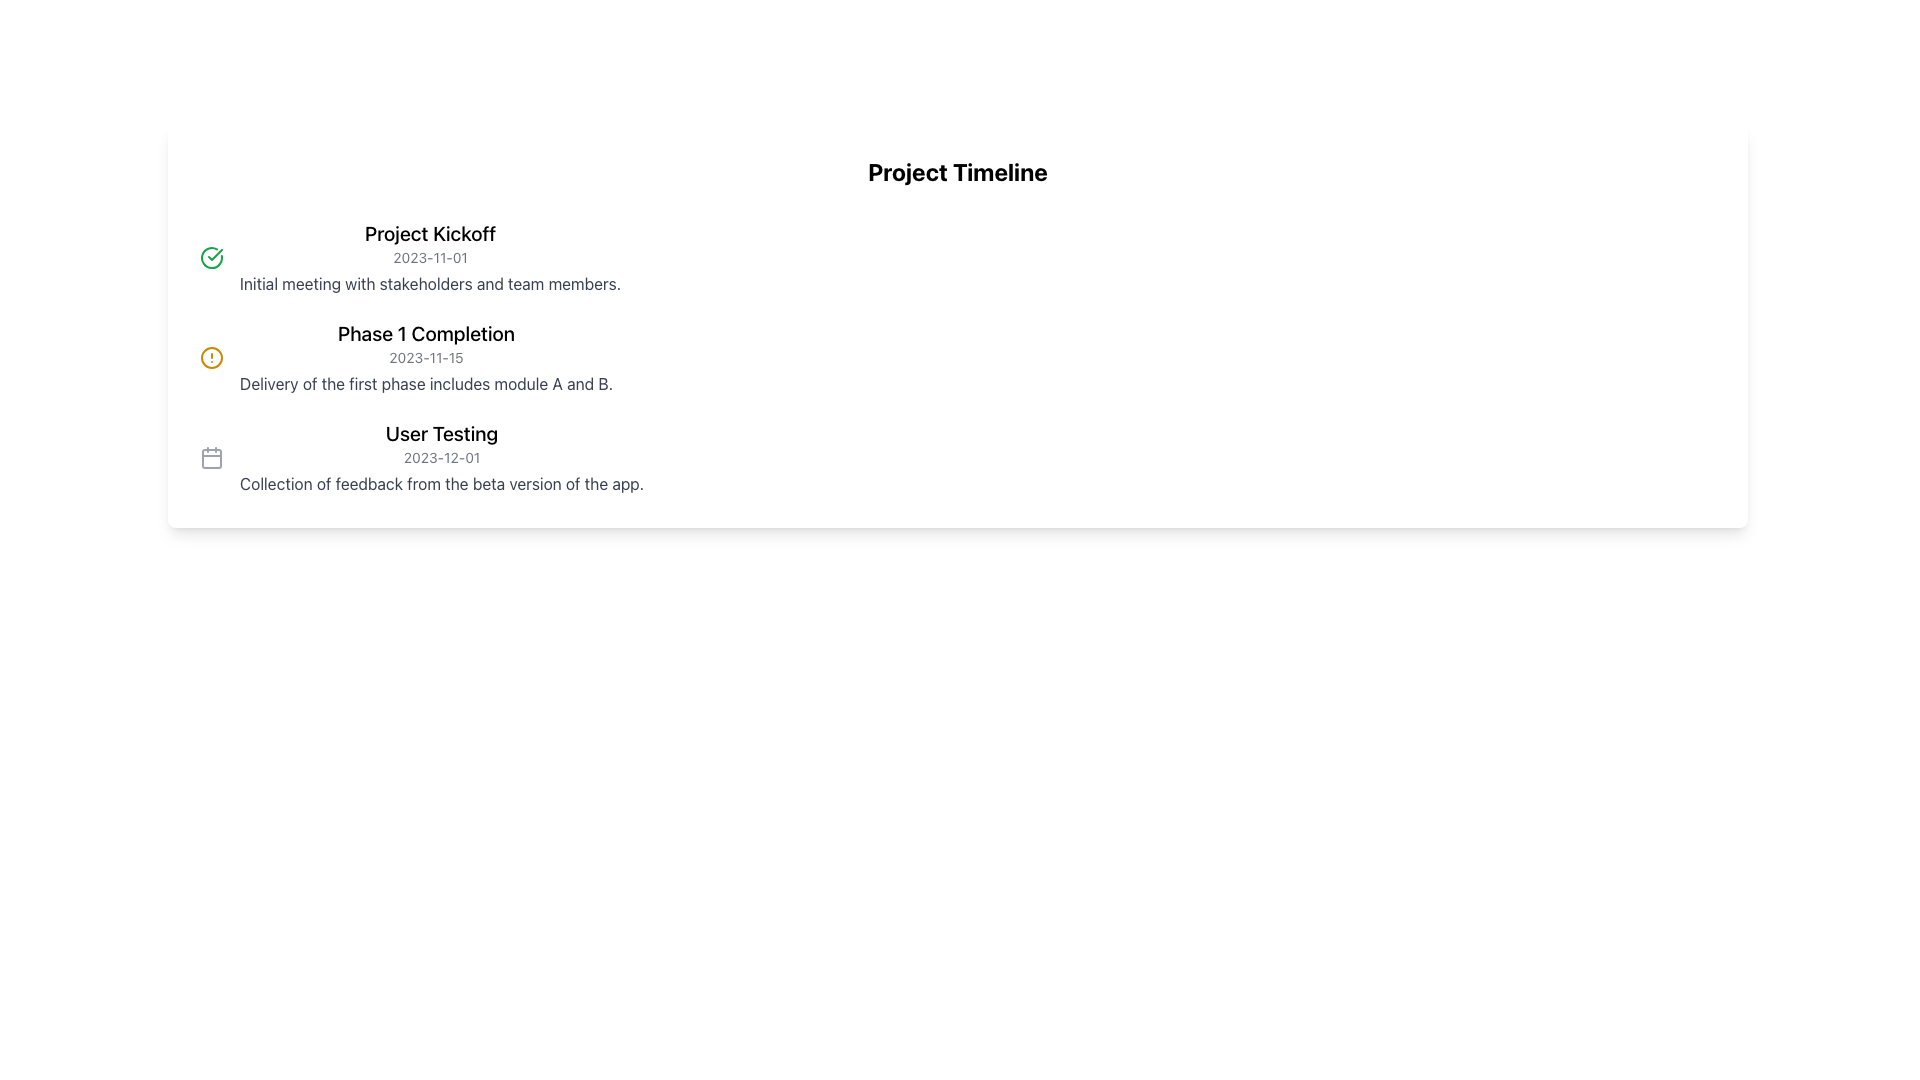  Describe the element at coordinates (425, 357) in the screenshot. I see `the text block containing the title 'Phase 1 Completion', which displays a date and a description below the title` at that location.